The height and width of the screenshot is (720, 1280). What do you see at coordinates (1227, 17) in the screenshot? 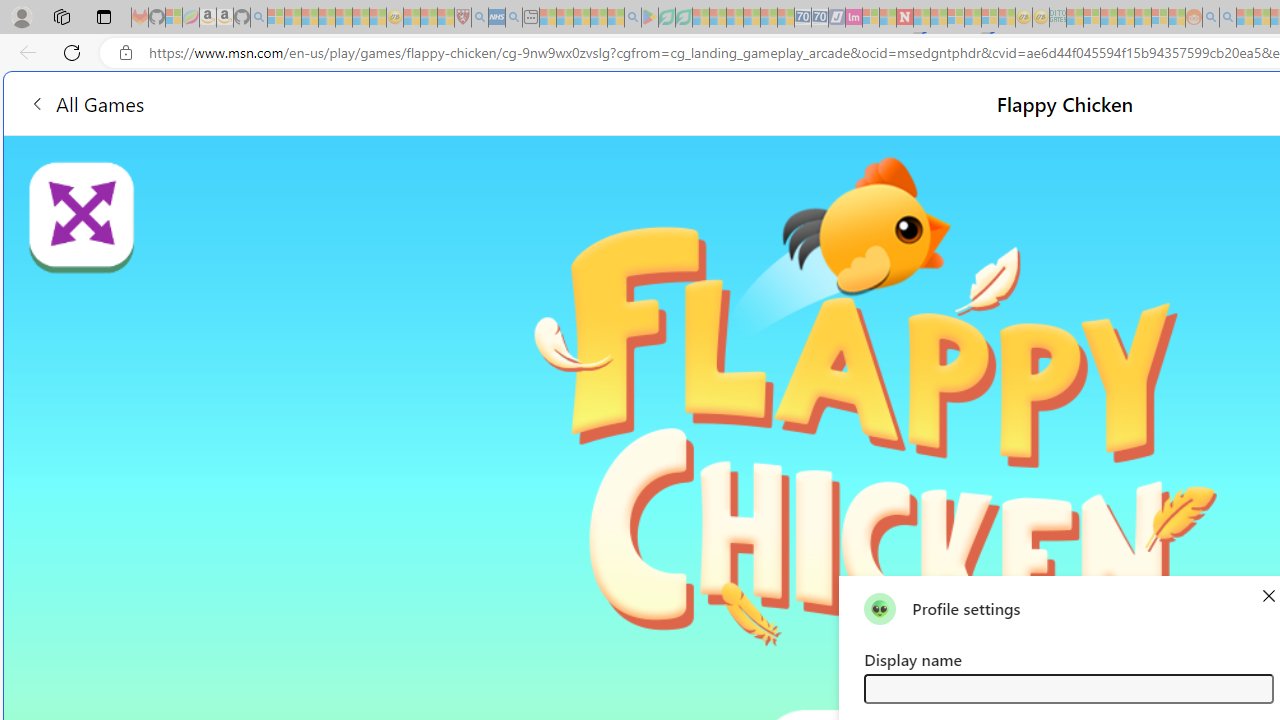
I see `'Utah sues federal government - Search - Sleeping'` at bounding box center [1227, 17].